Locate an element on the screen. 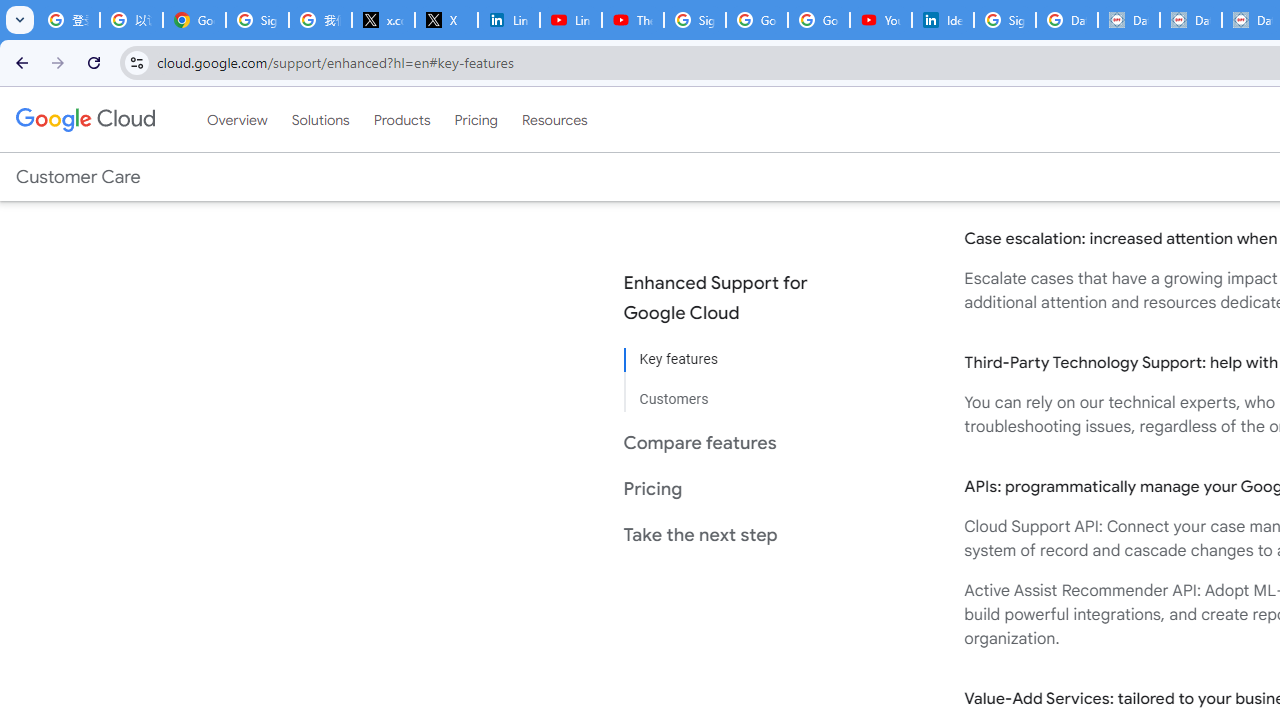 This screenshot has height=720, width=1280. 'Sign in - Google Accounts' is located at coordinates (1004, 20).